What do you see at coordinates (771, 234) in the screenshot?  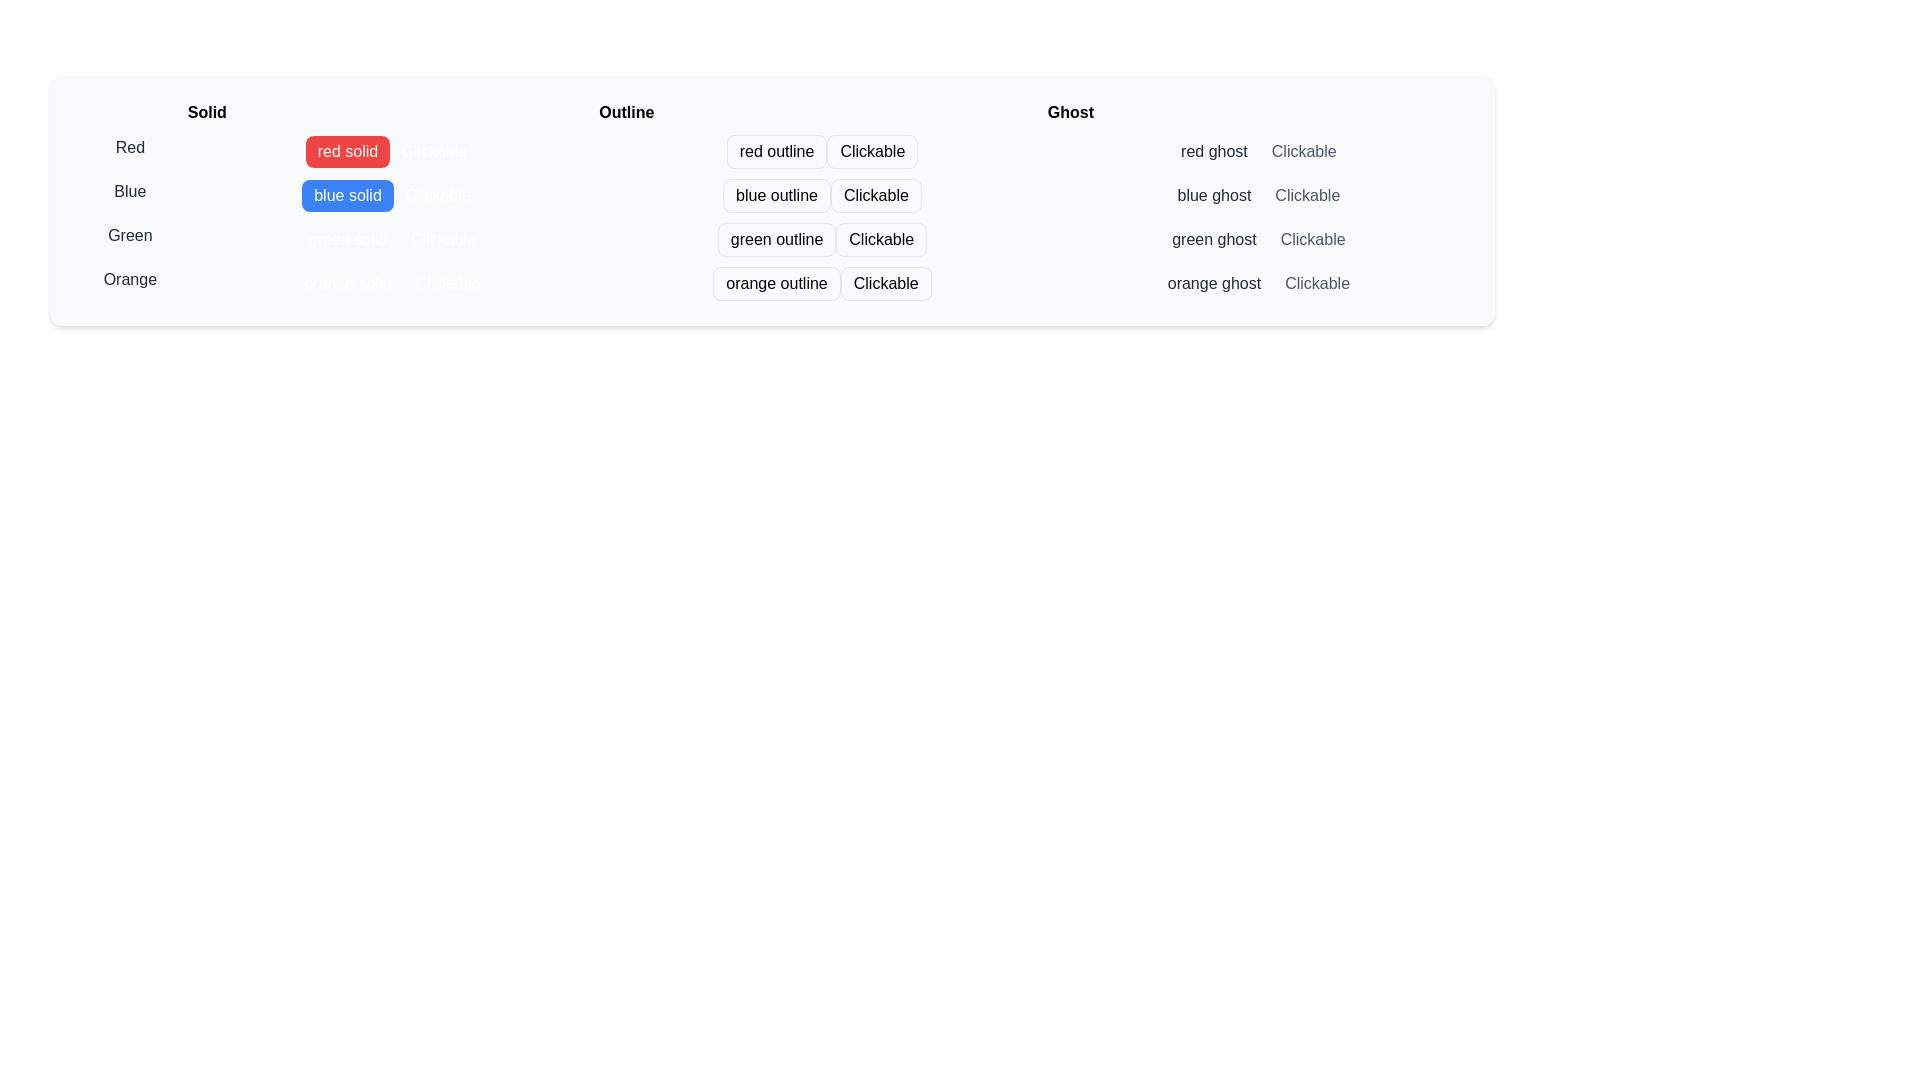 I see `the button labeled 'green outline' which is located in the 'Green' row and 'Outline' column, situated between the 'Solid' and 'Ghost' buttons` at bounding box center [771, 234].